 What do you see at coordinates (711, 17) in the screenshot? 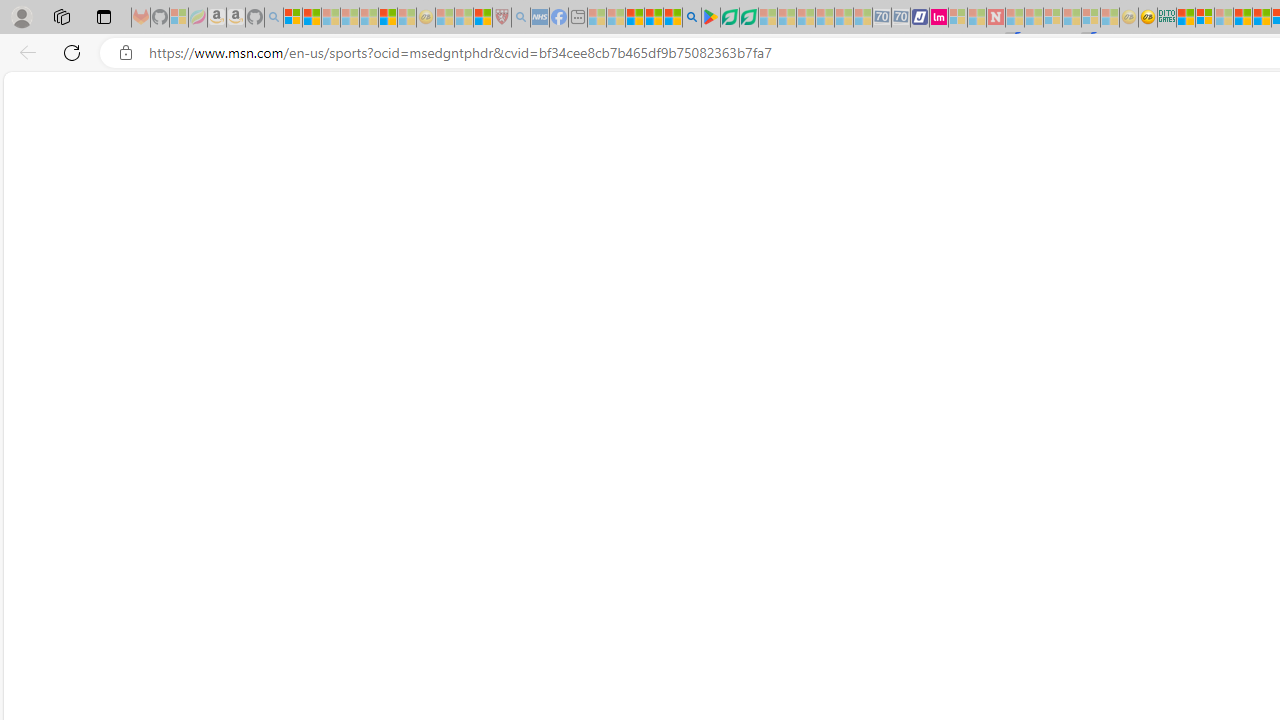
I see `'Bluey: Let'` at bounding box center [711, 17].